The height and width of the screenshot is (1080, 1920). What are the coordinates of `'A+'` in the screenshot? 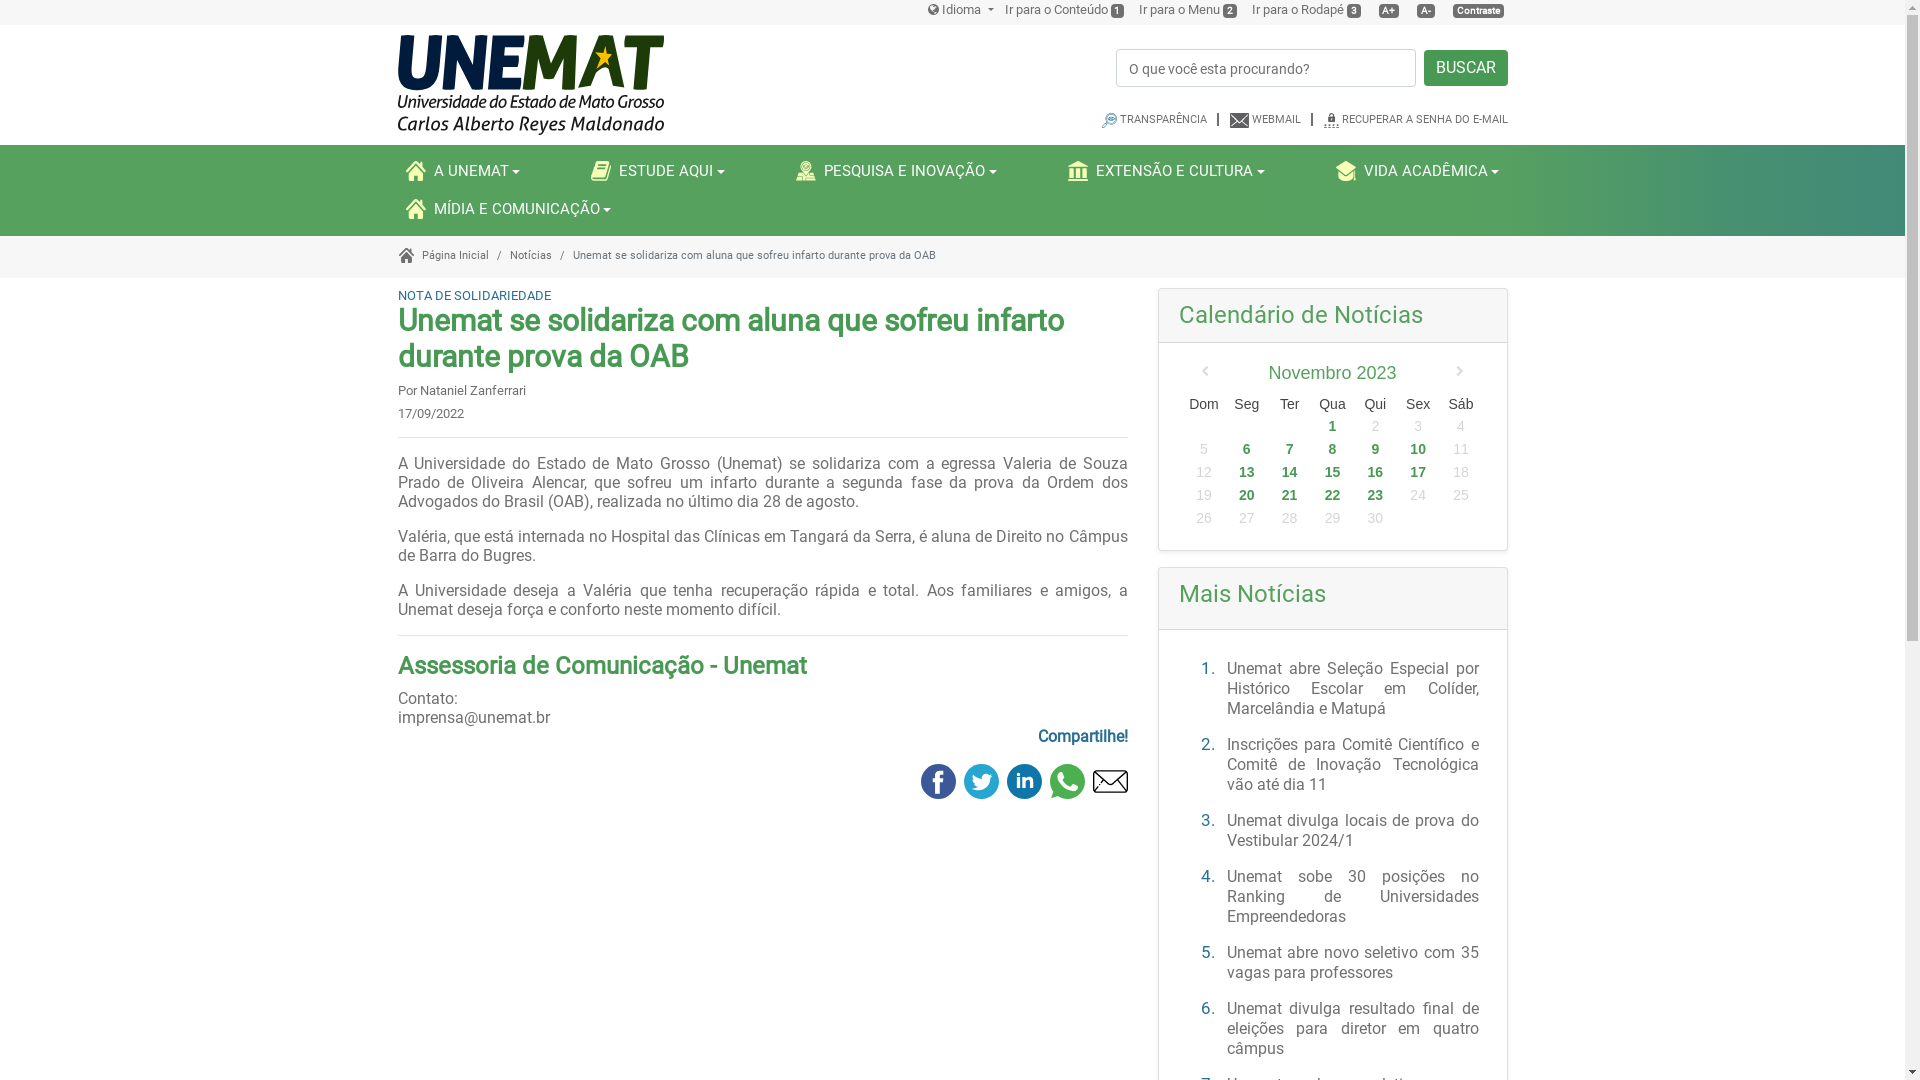 It's located at (1387, 10).